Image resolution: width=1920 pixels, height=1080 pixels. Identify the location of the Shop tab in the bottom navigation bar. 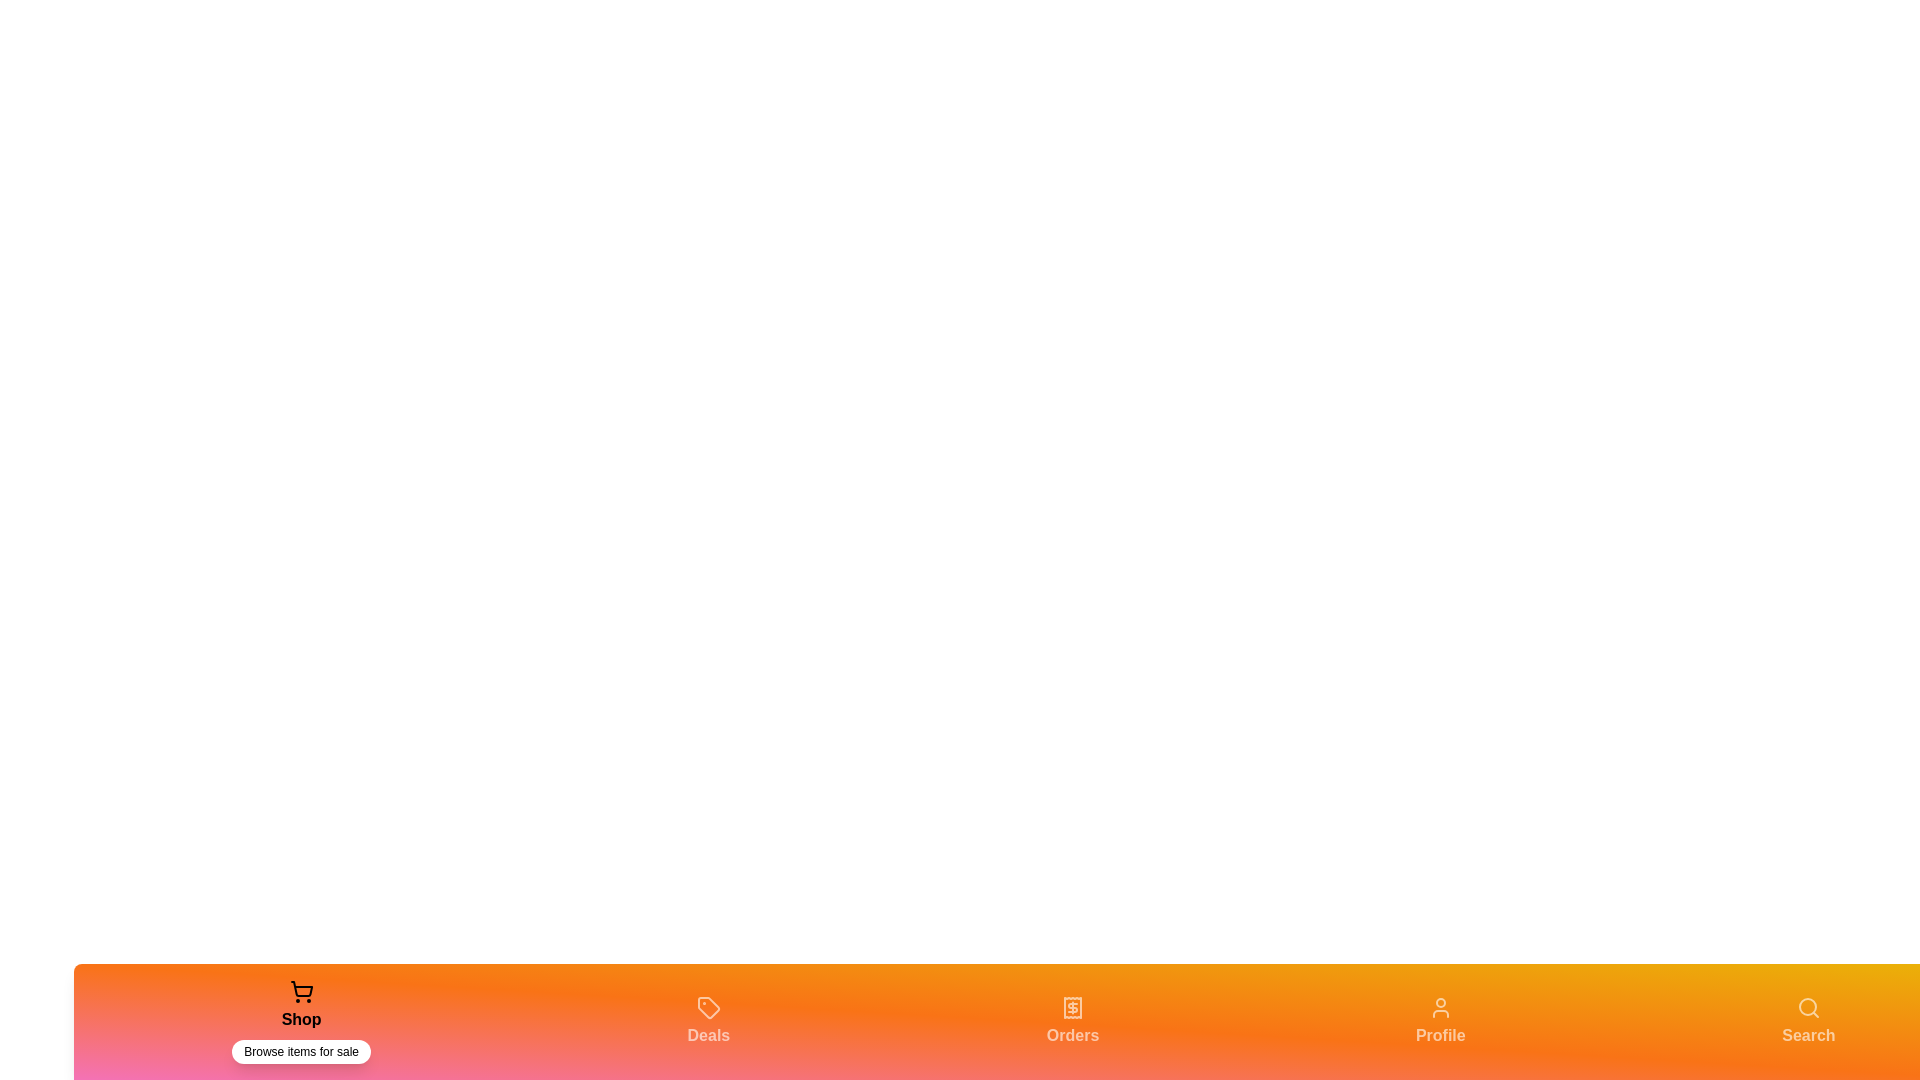
(300, 1022).